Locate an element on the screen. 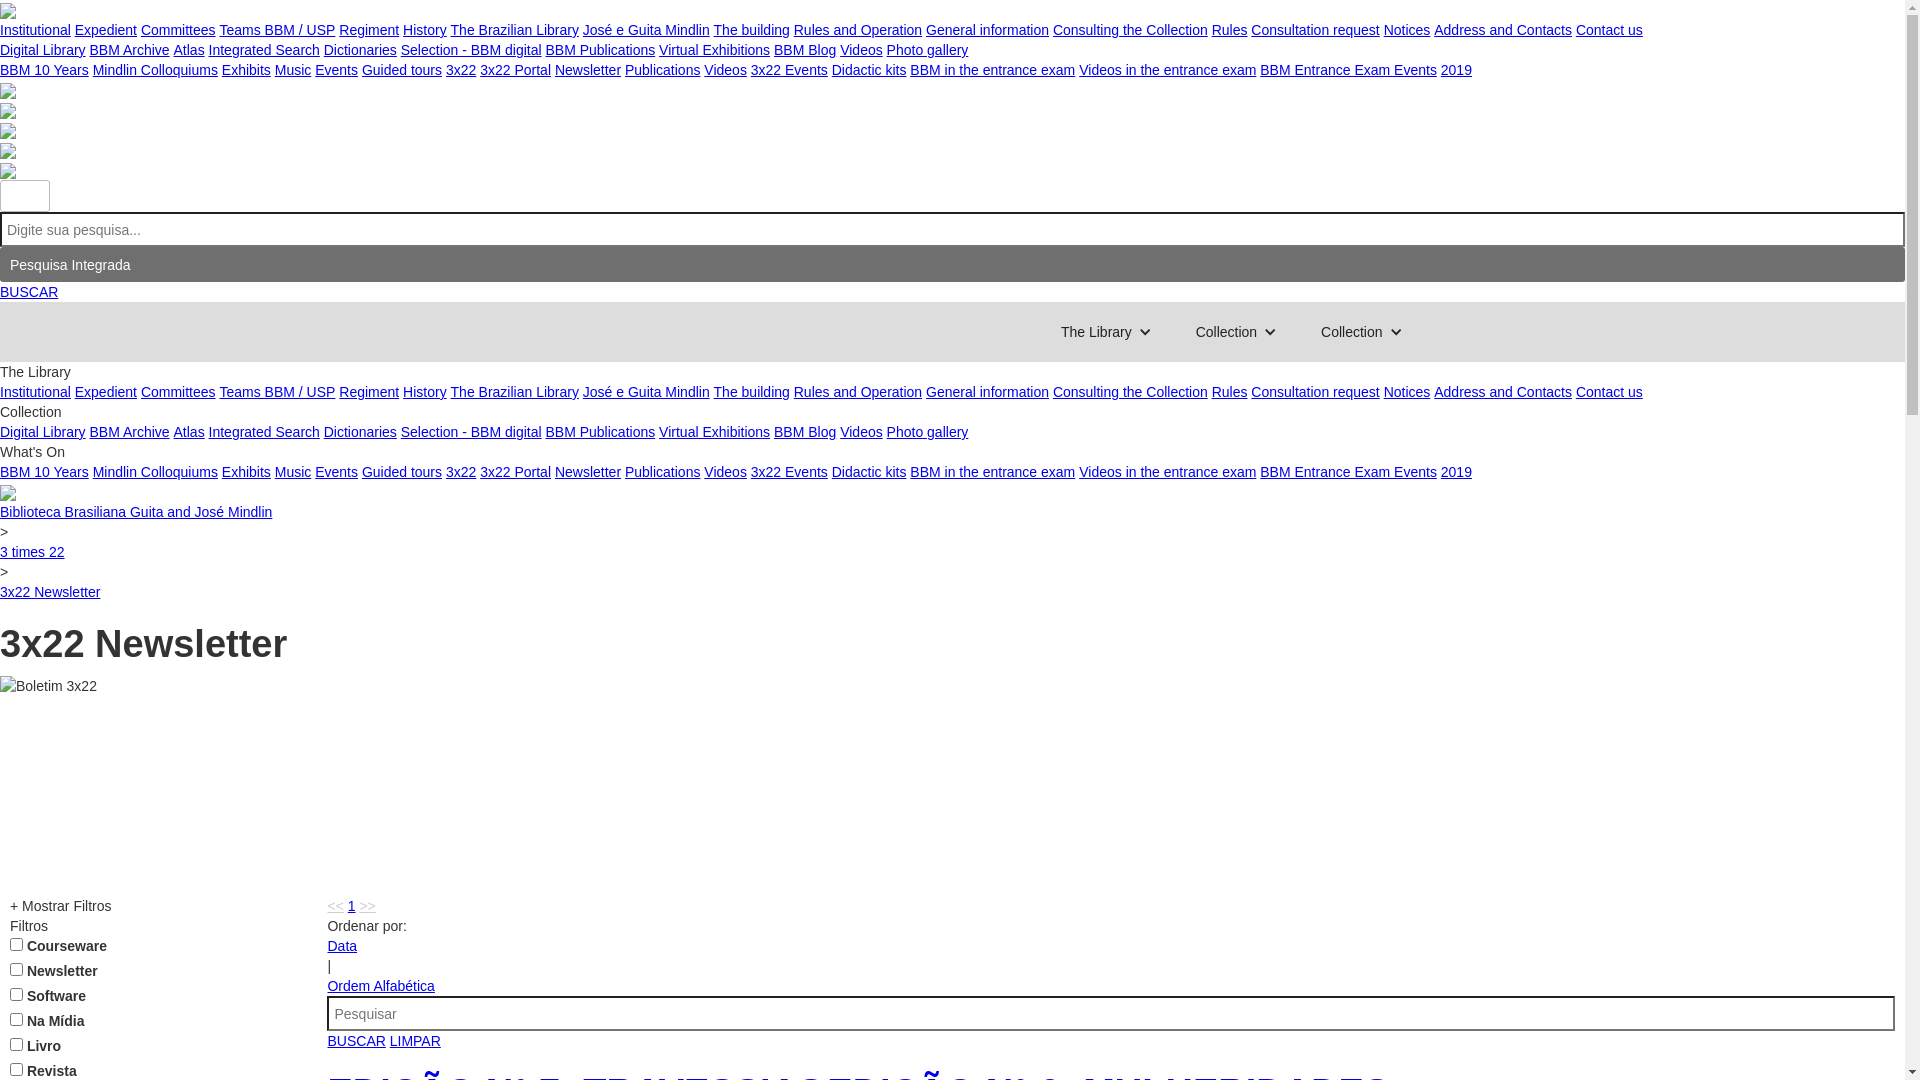  'Contact us' is located at coordinates (1609, 30).